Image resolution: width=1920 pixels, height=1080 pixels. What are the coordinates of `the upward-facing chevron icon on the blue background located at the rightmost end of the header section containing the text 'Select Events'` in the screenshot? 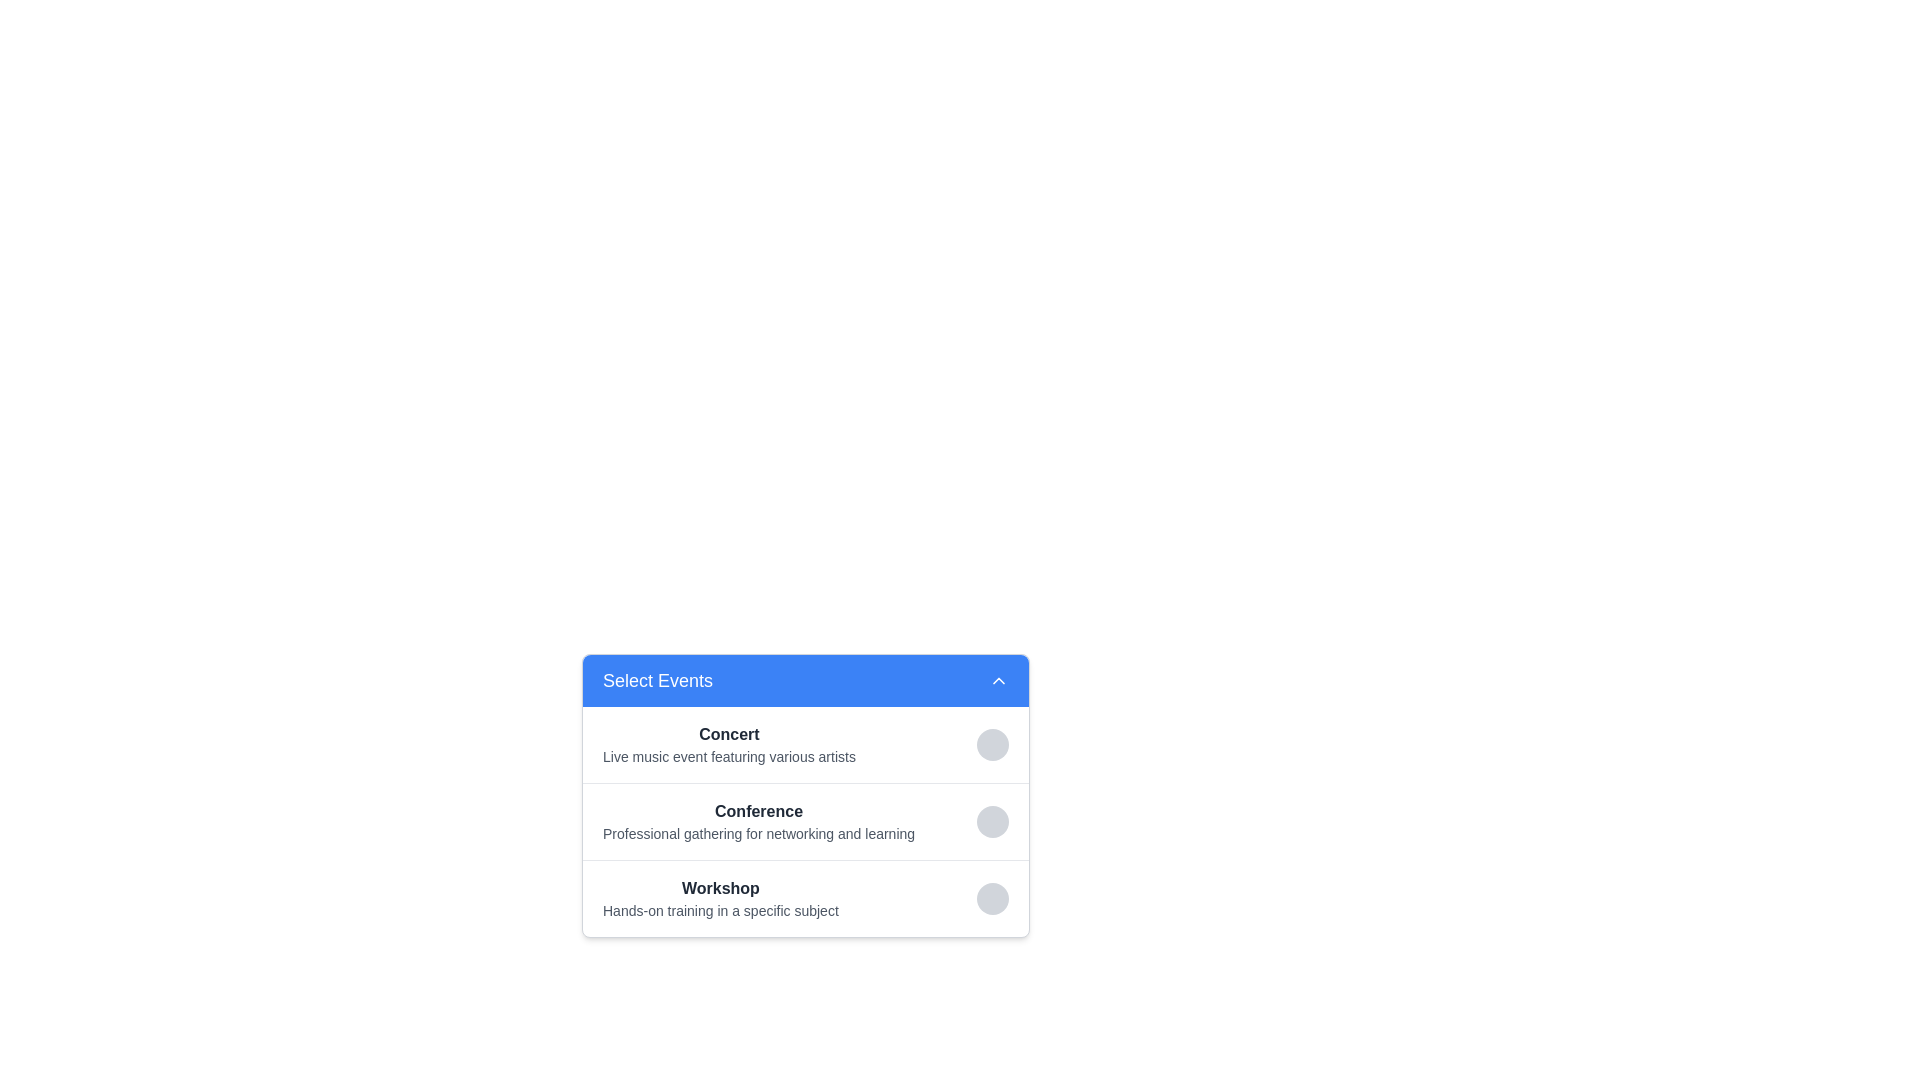 It's located at (998, 680).